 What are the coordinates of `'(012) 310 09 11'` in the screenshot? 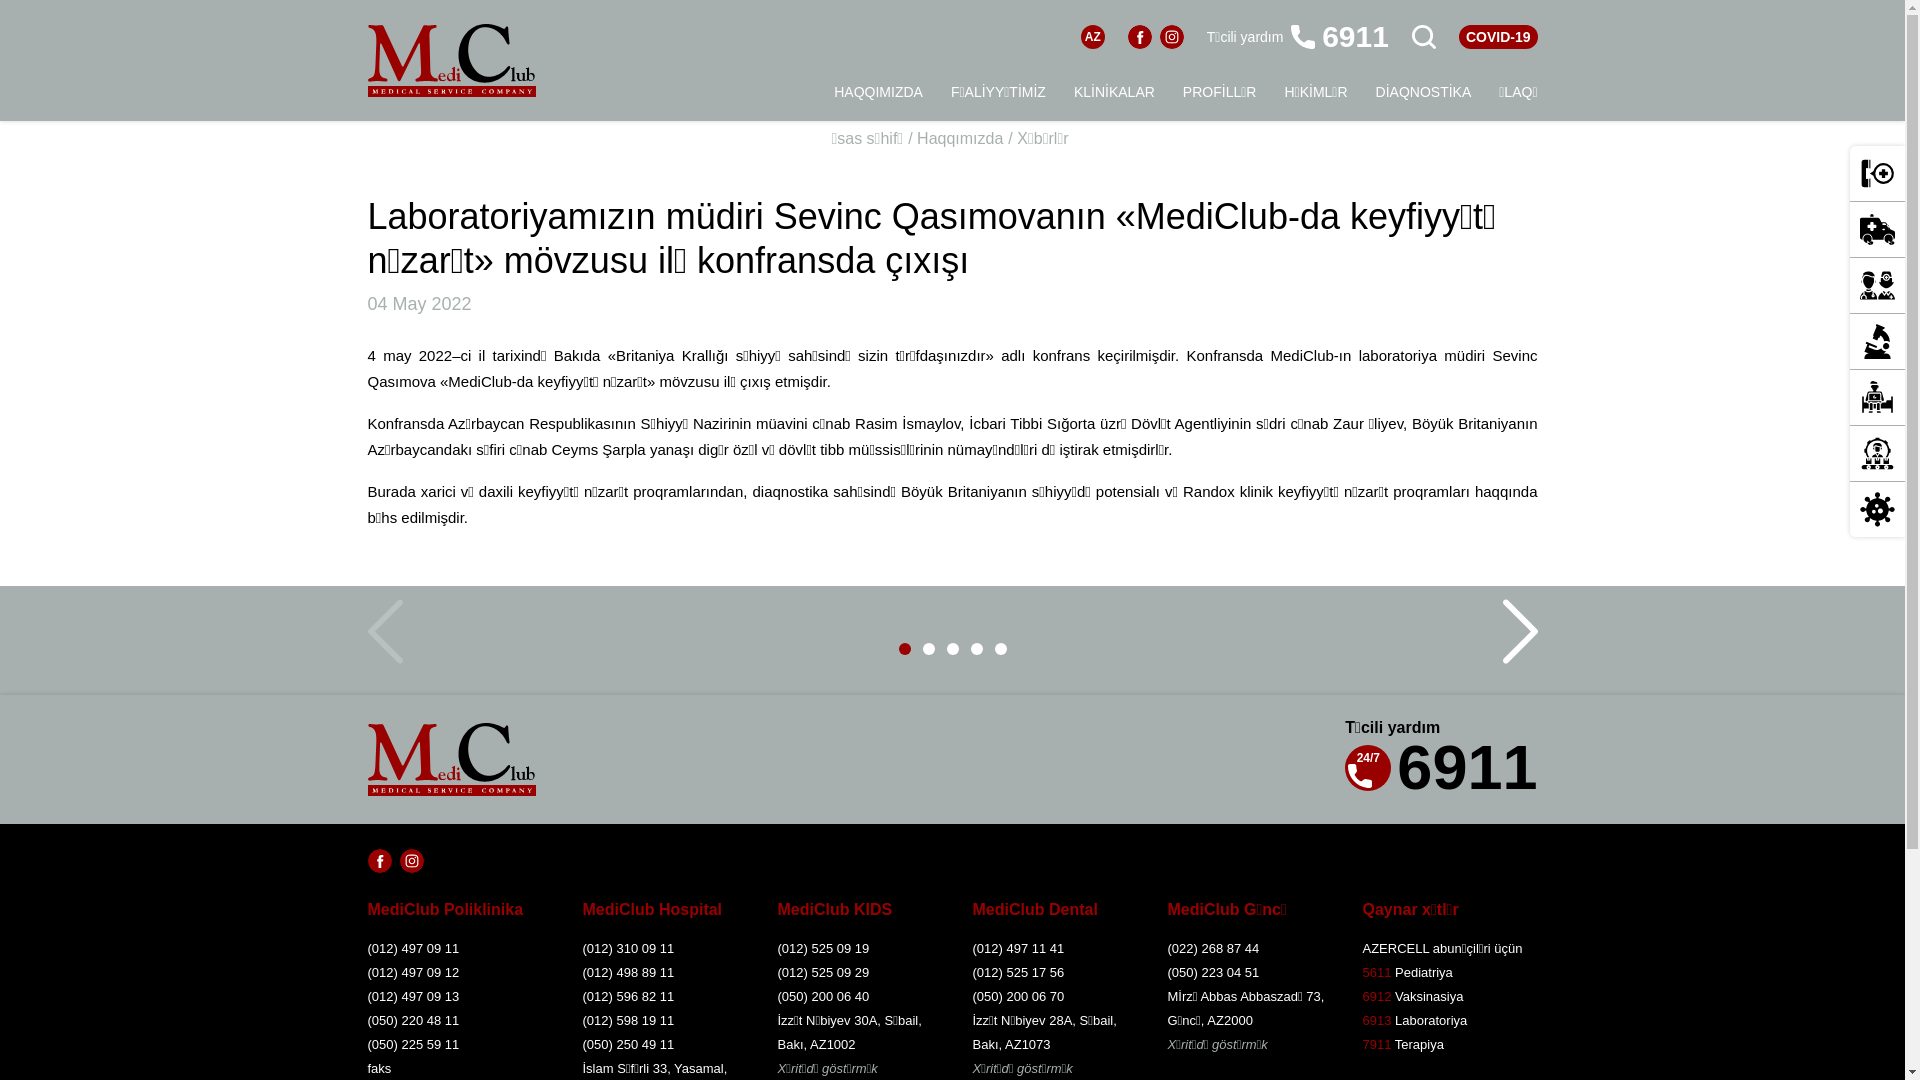 It's located at (662, 947).